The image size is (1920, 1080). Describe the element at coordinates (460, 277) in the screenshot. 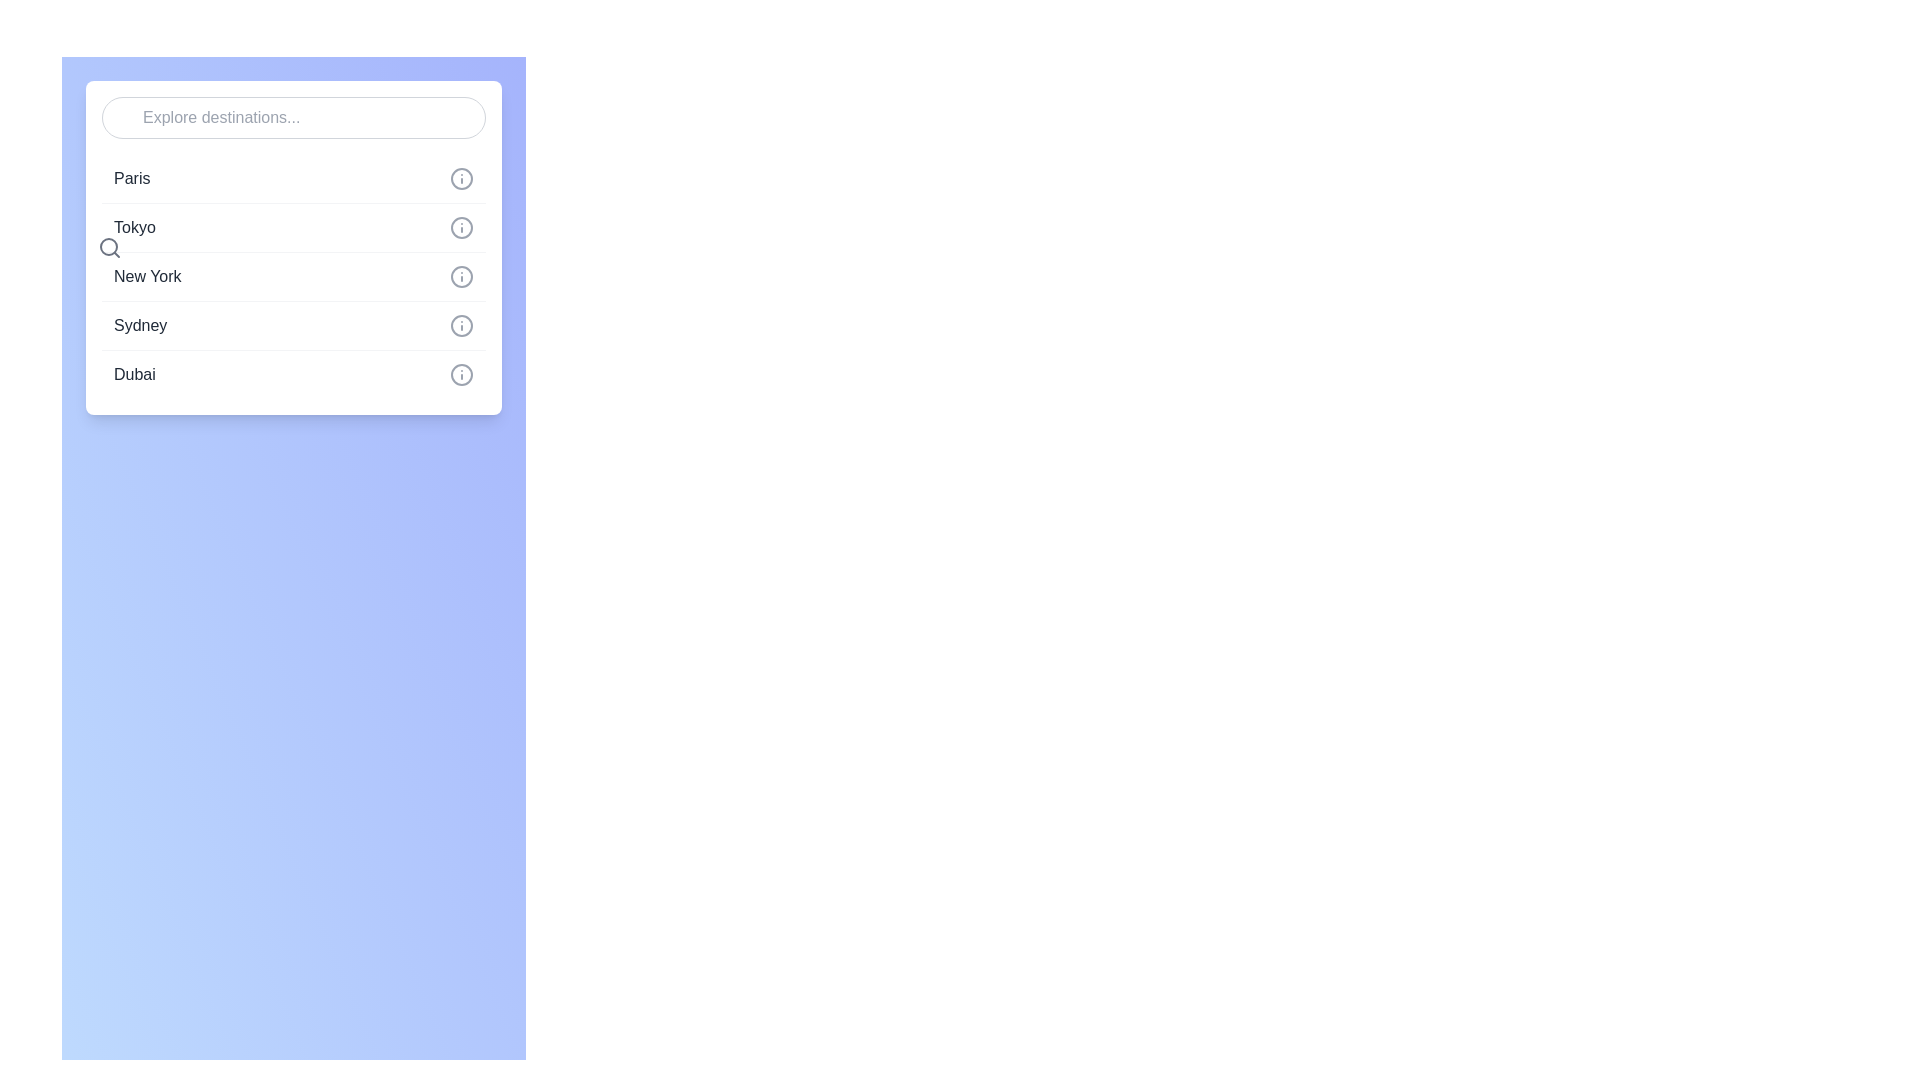

I see `the SVG circle element located at the far-right end of the 'New York' list item` at that location.